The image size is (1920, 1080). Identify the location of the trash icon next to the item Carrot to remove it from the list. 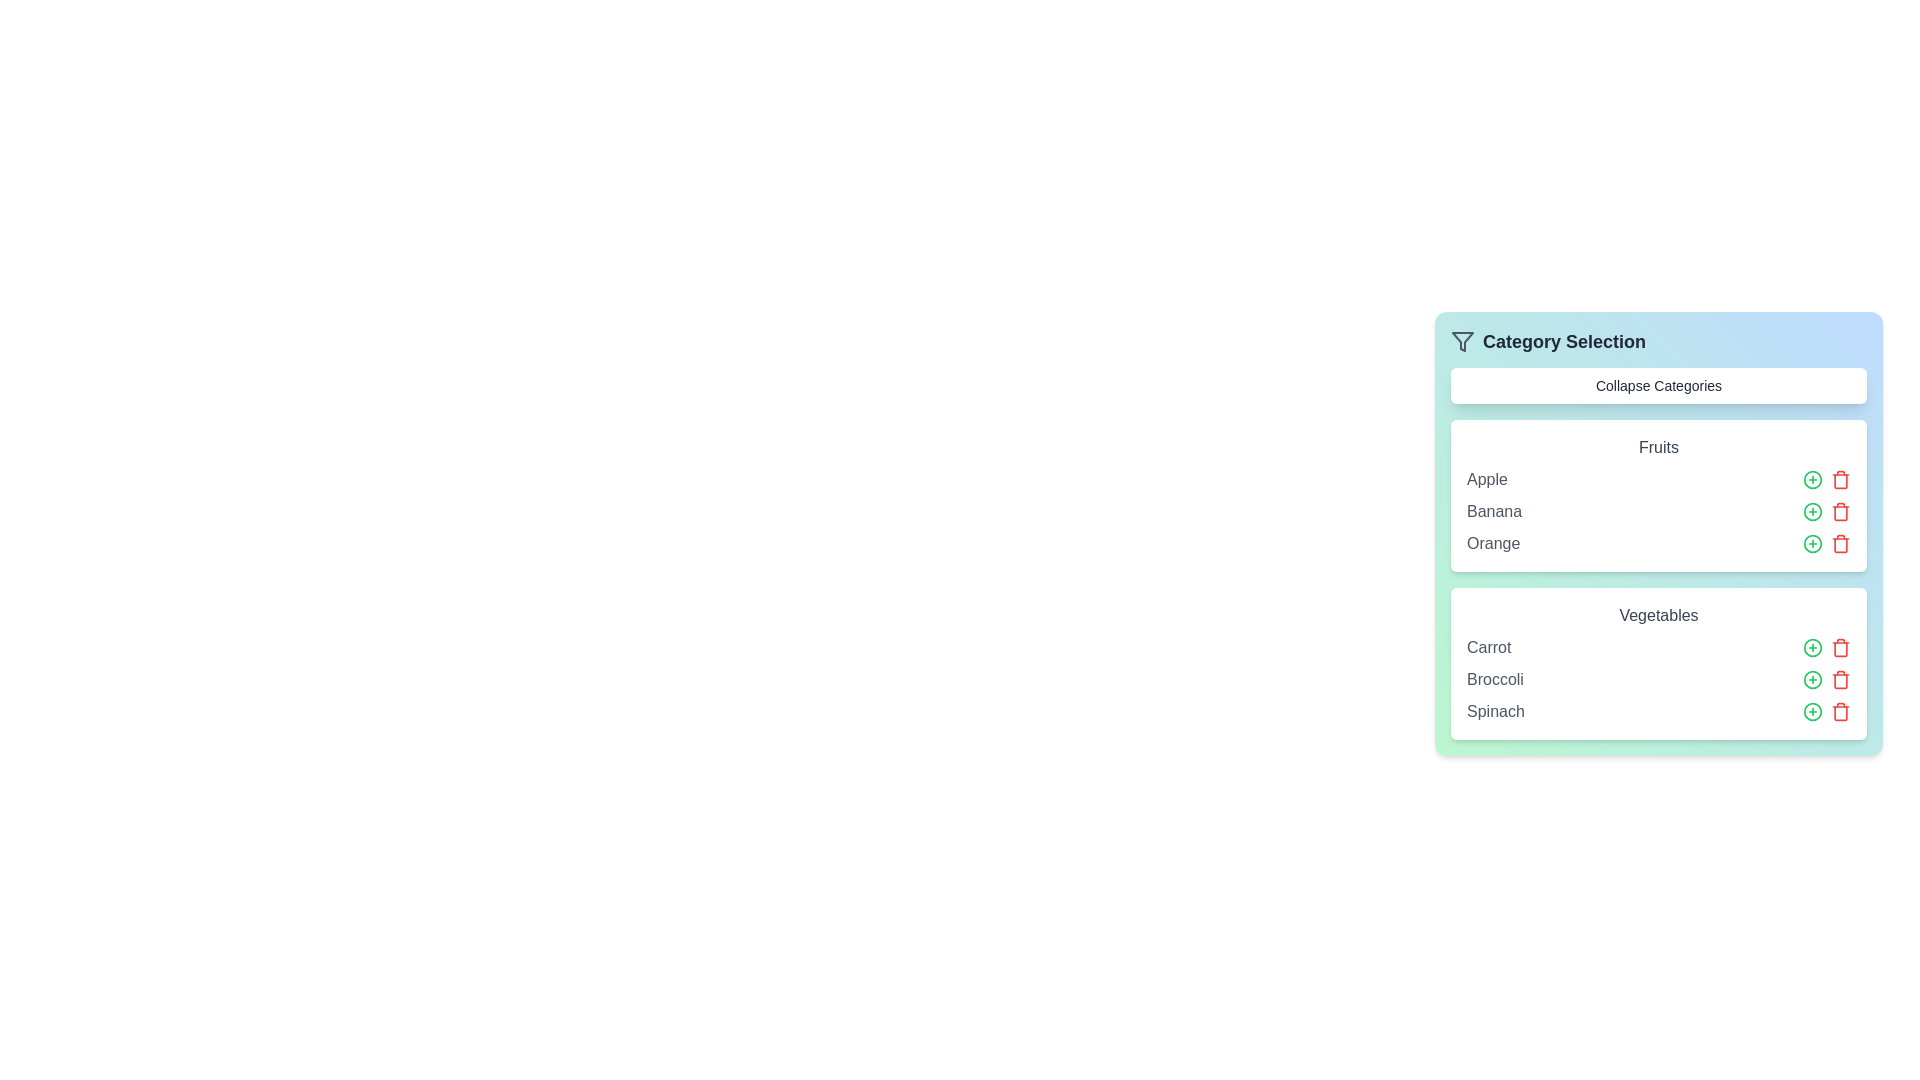
(1840, 648).